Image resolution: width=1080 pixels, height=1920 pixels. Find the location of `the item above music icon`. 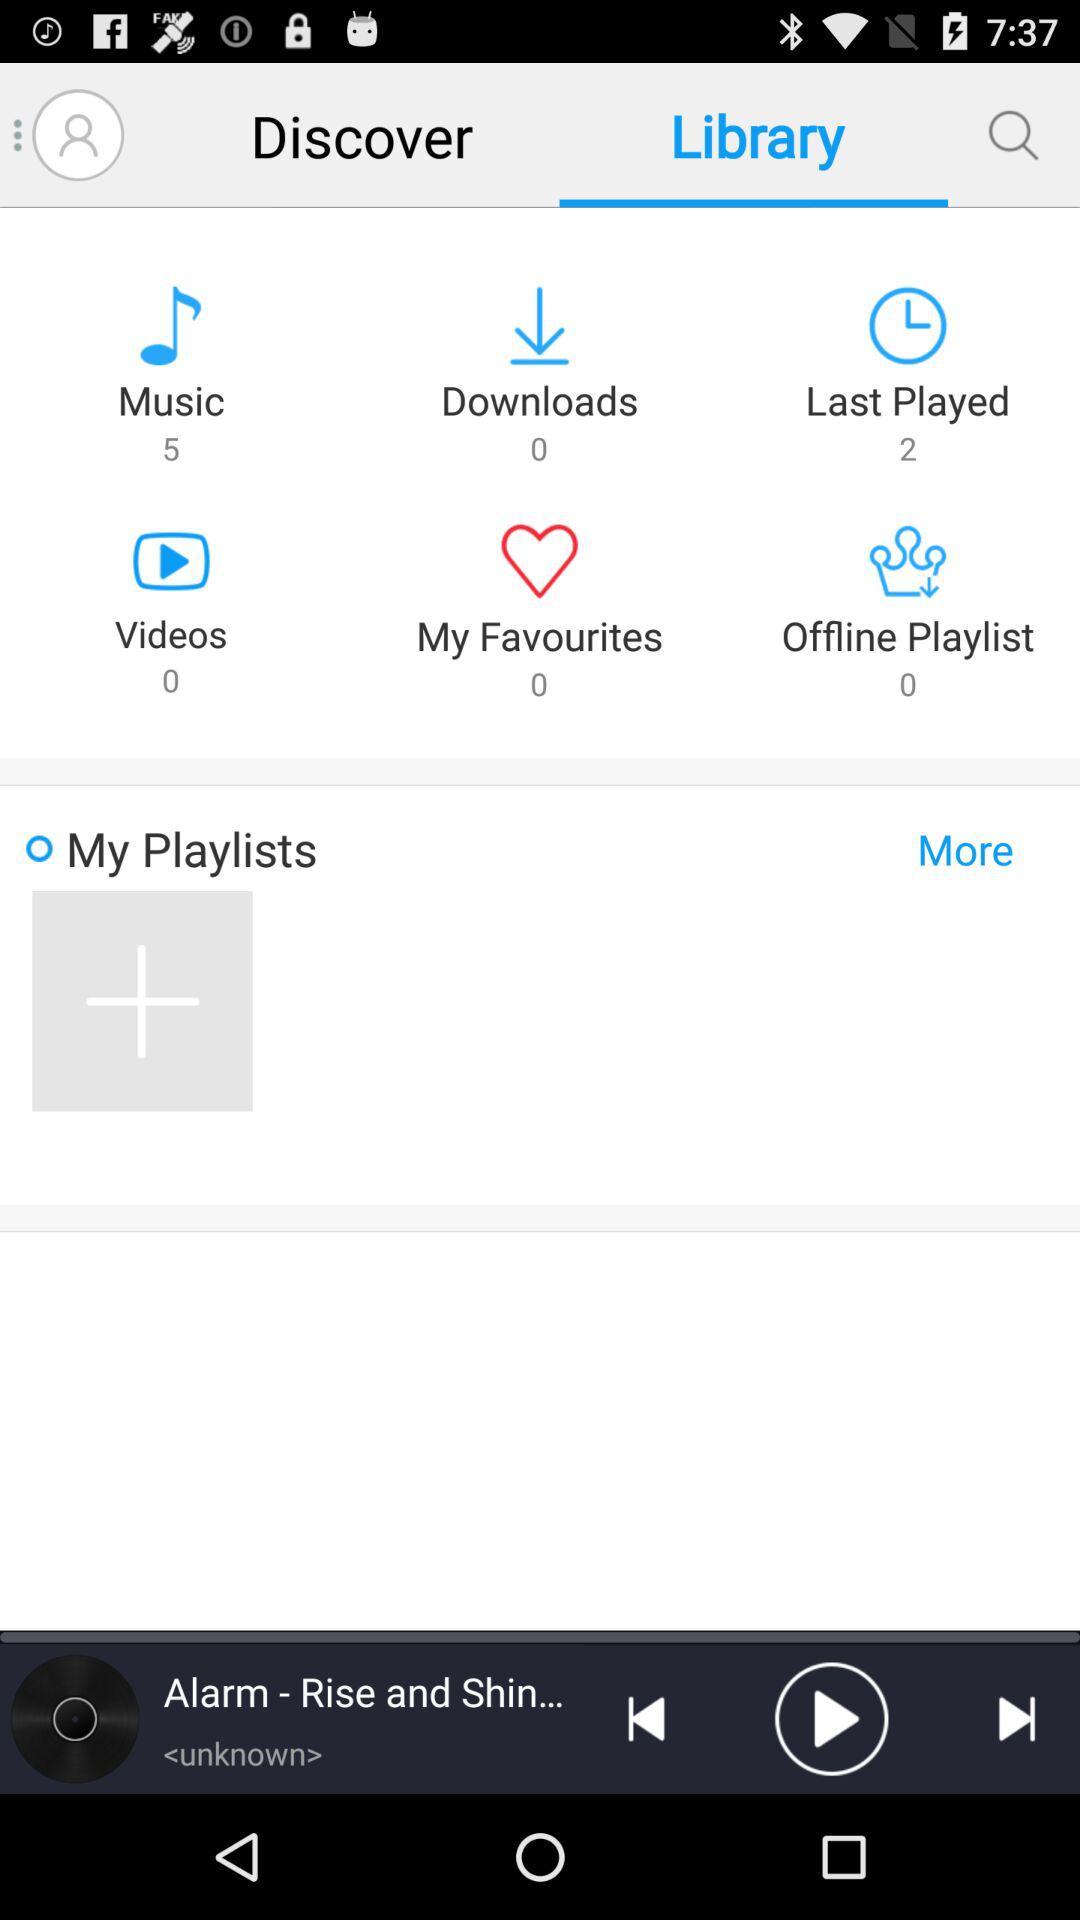

the item above music icon is located at coordinates (77, 134).